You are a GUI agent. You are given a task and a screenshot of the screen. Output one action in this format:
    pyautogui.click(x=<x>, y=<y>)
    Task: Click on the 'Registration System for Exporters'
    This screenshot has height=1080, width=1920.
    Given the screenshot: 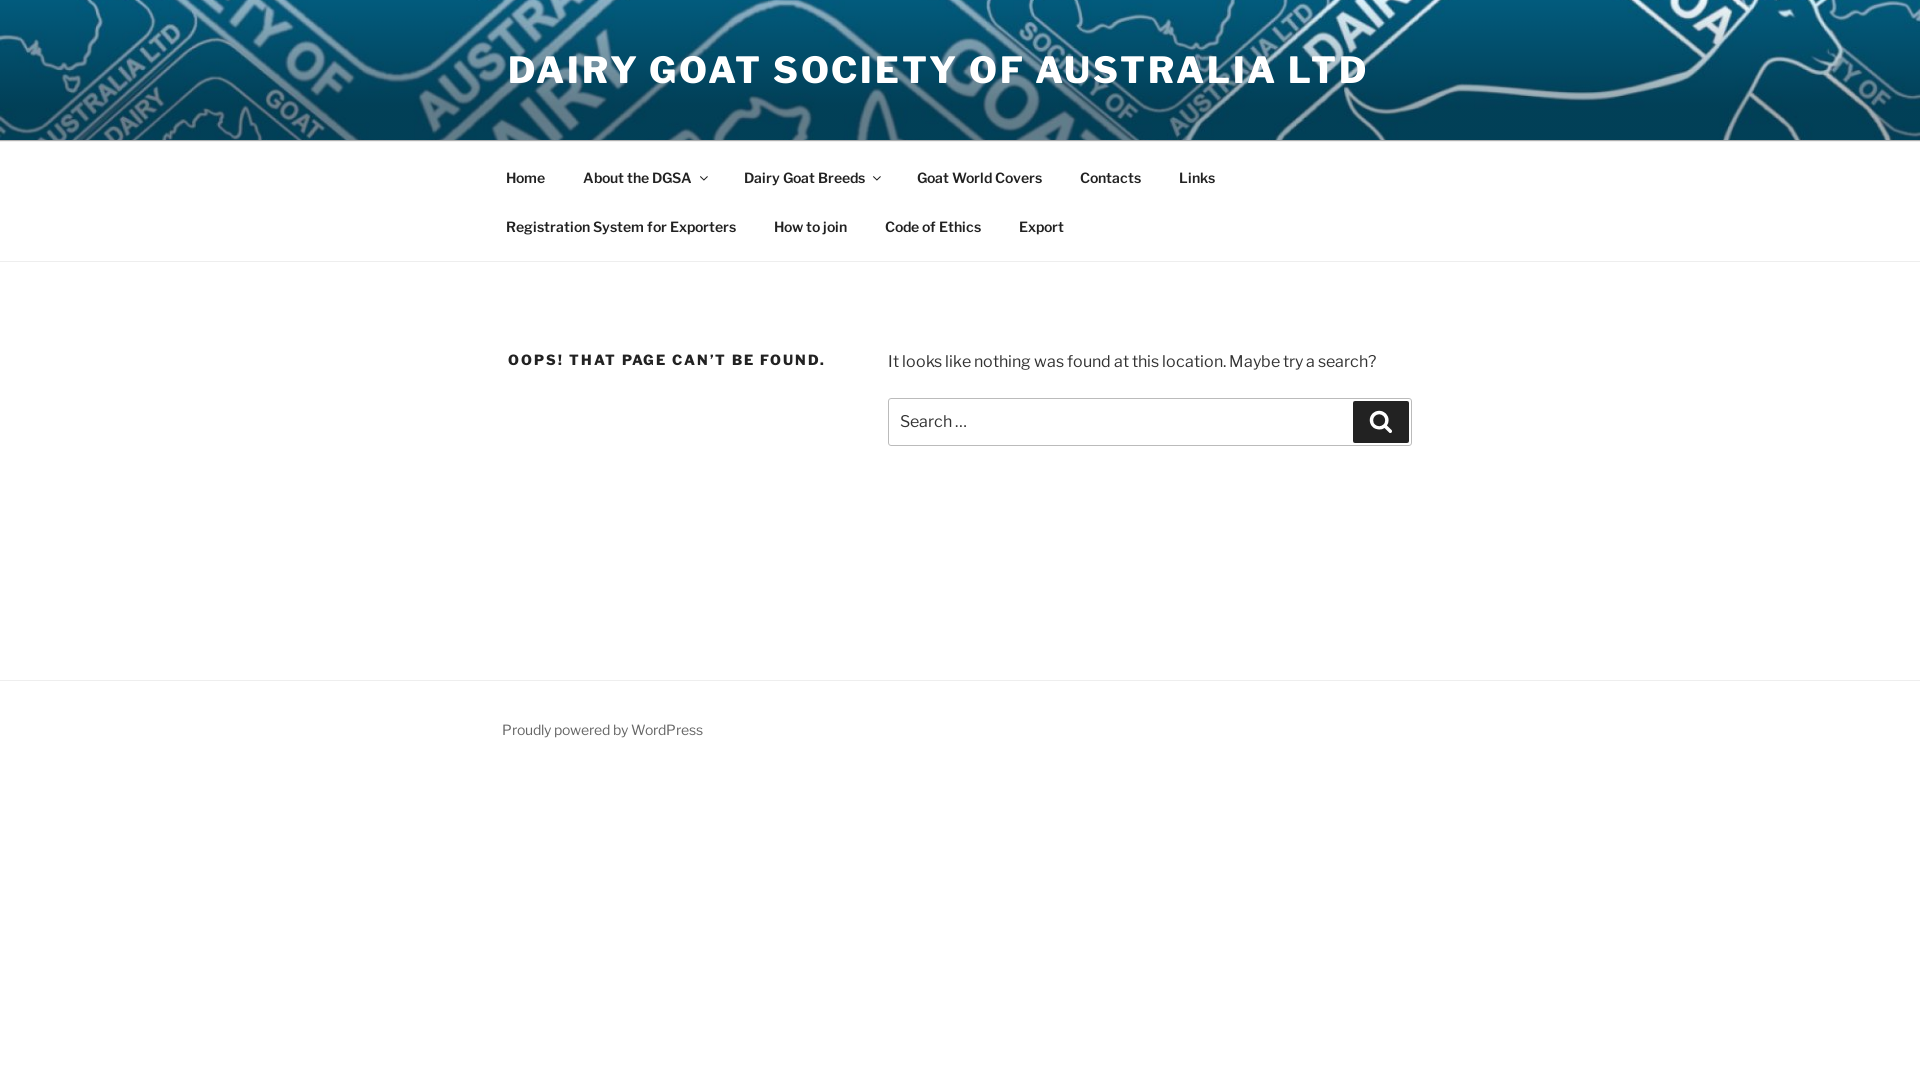 What is the action you would take?
    pyautogui.click(x=488, y=225)
    